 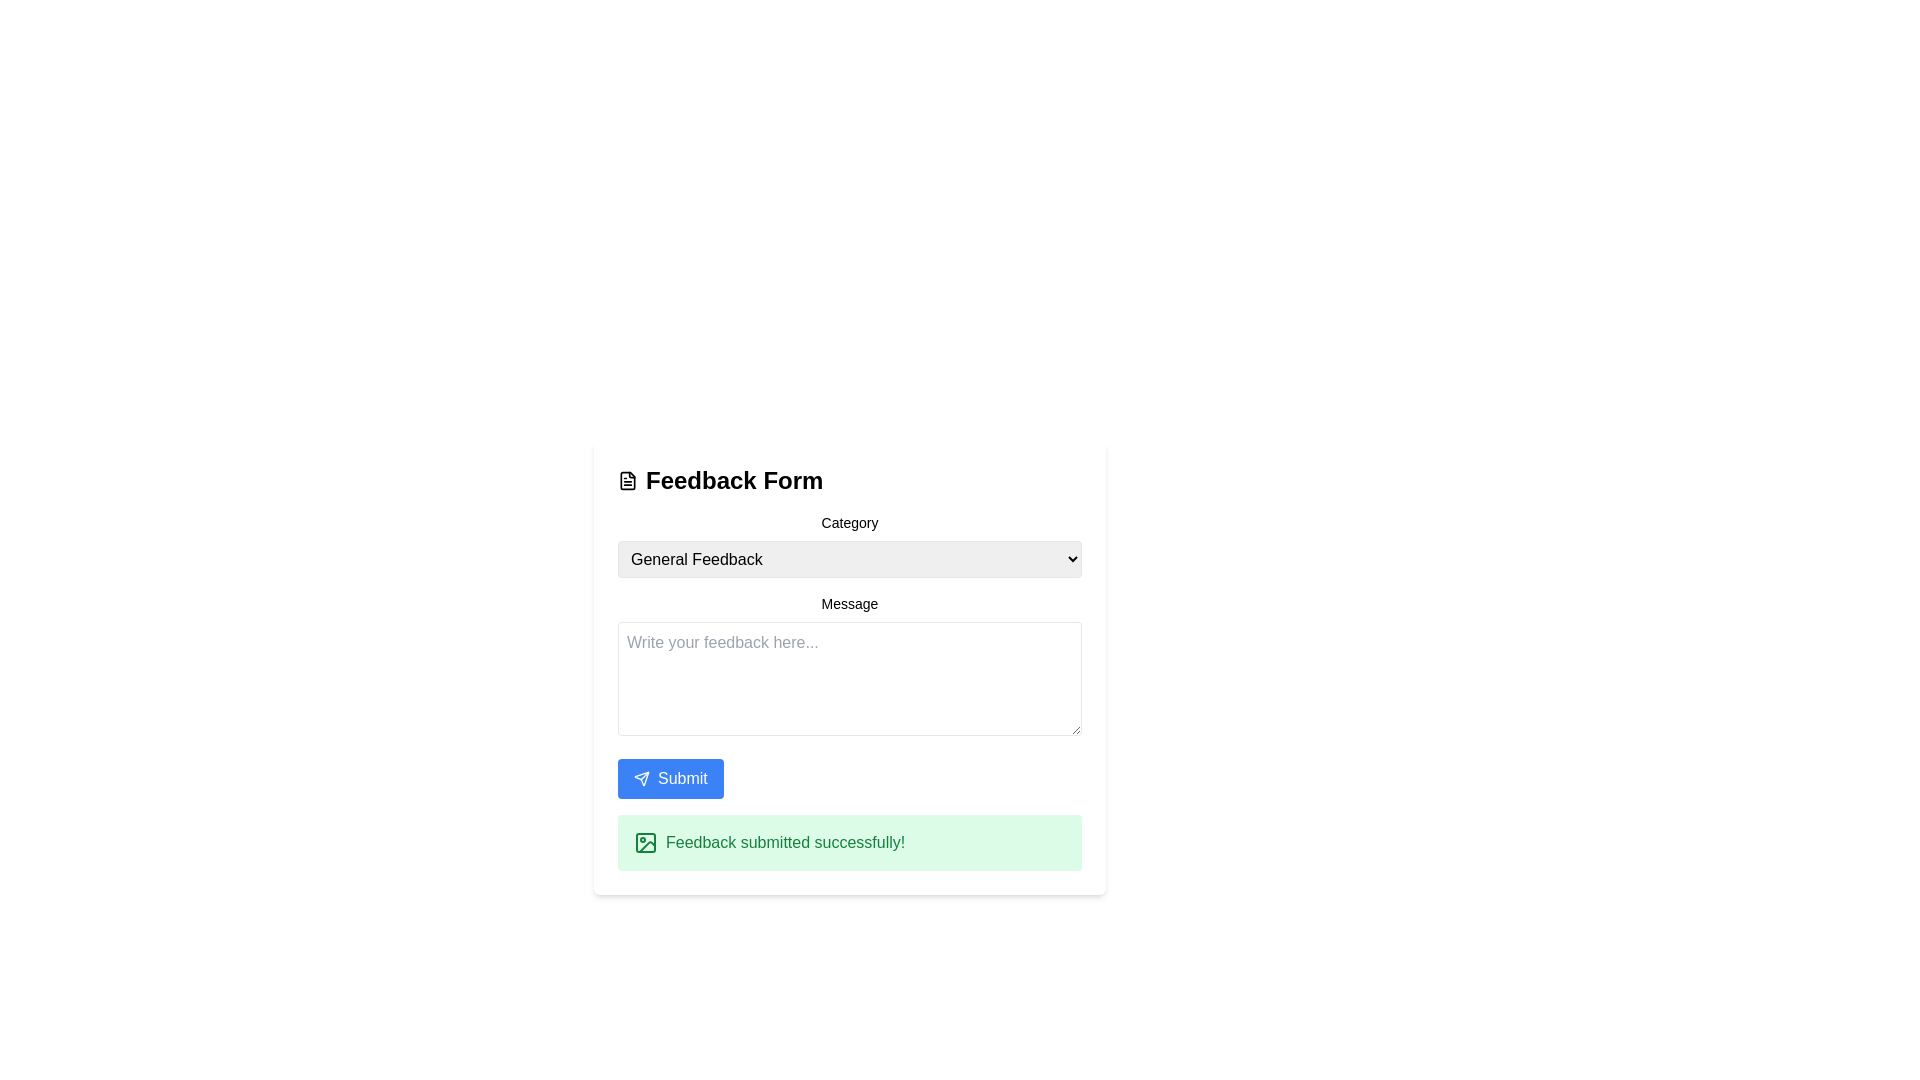 I want to click on the Notification banner that indicates 'Feedback submitted successfully!' with a green background and an icon, located at the bottom of the feedback form interface, so click(x=849, y=843).